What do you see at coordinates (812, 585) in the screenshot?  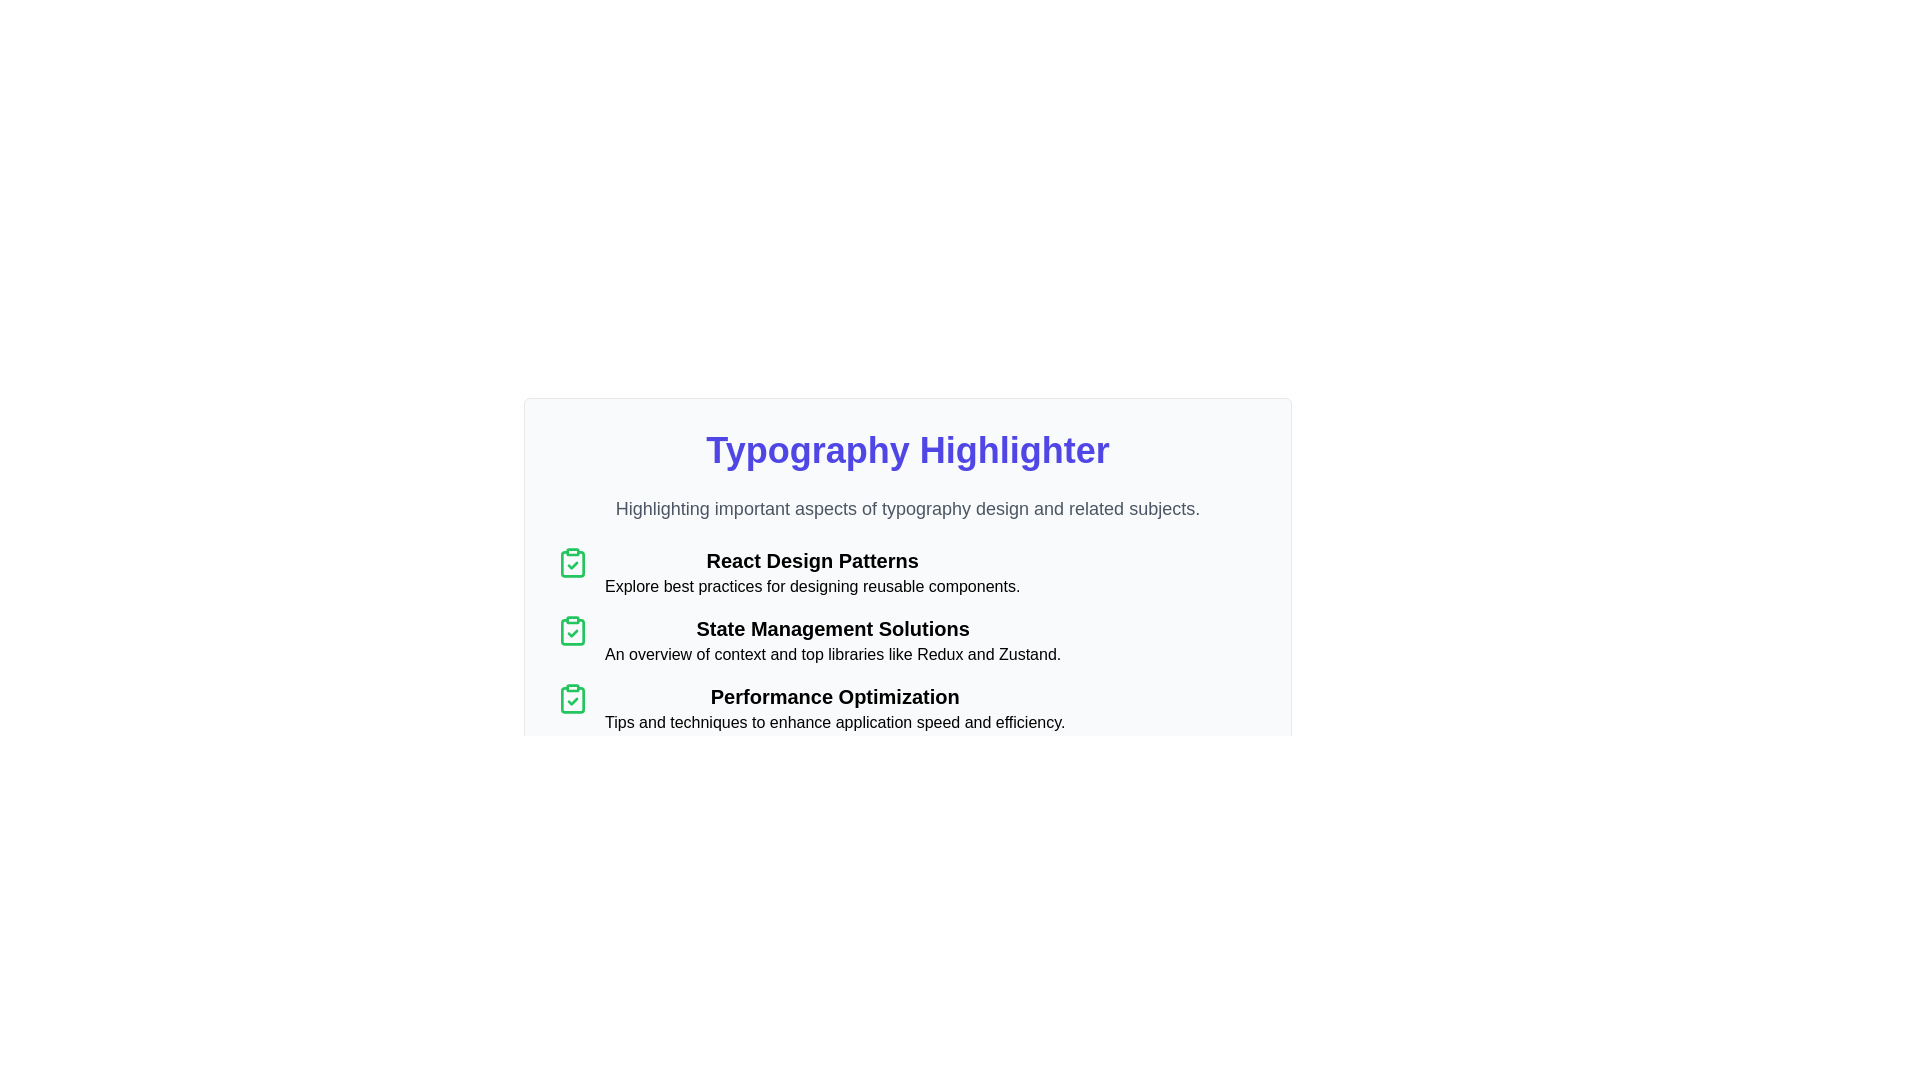 I see `the informational text that provides context for the title 'React Design Patterns', located directly below the title in a vertically arranged list, distinguished by a lighter font weight and smaller size` at bounding box center [812, 585].